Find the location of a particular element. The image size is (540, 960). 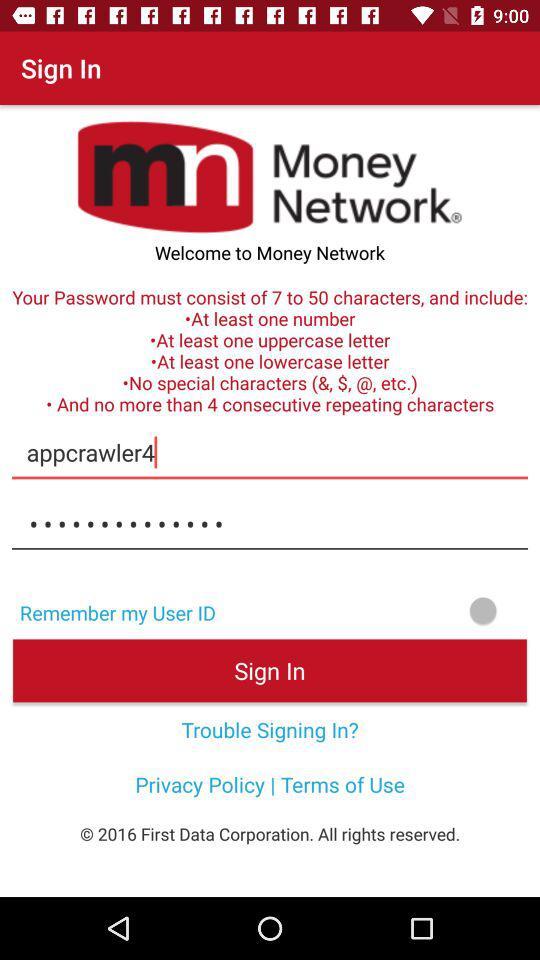

icon above 2016 first data icon is located at coordinates (270, 784).